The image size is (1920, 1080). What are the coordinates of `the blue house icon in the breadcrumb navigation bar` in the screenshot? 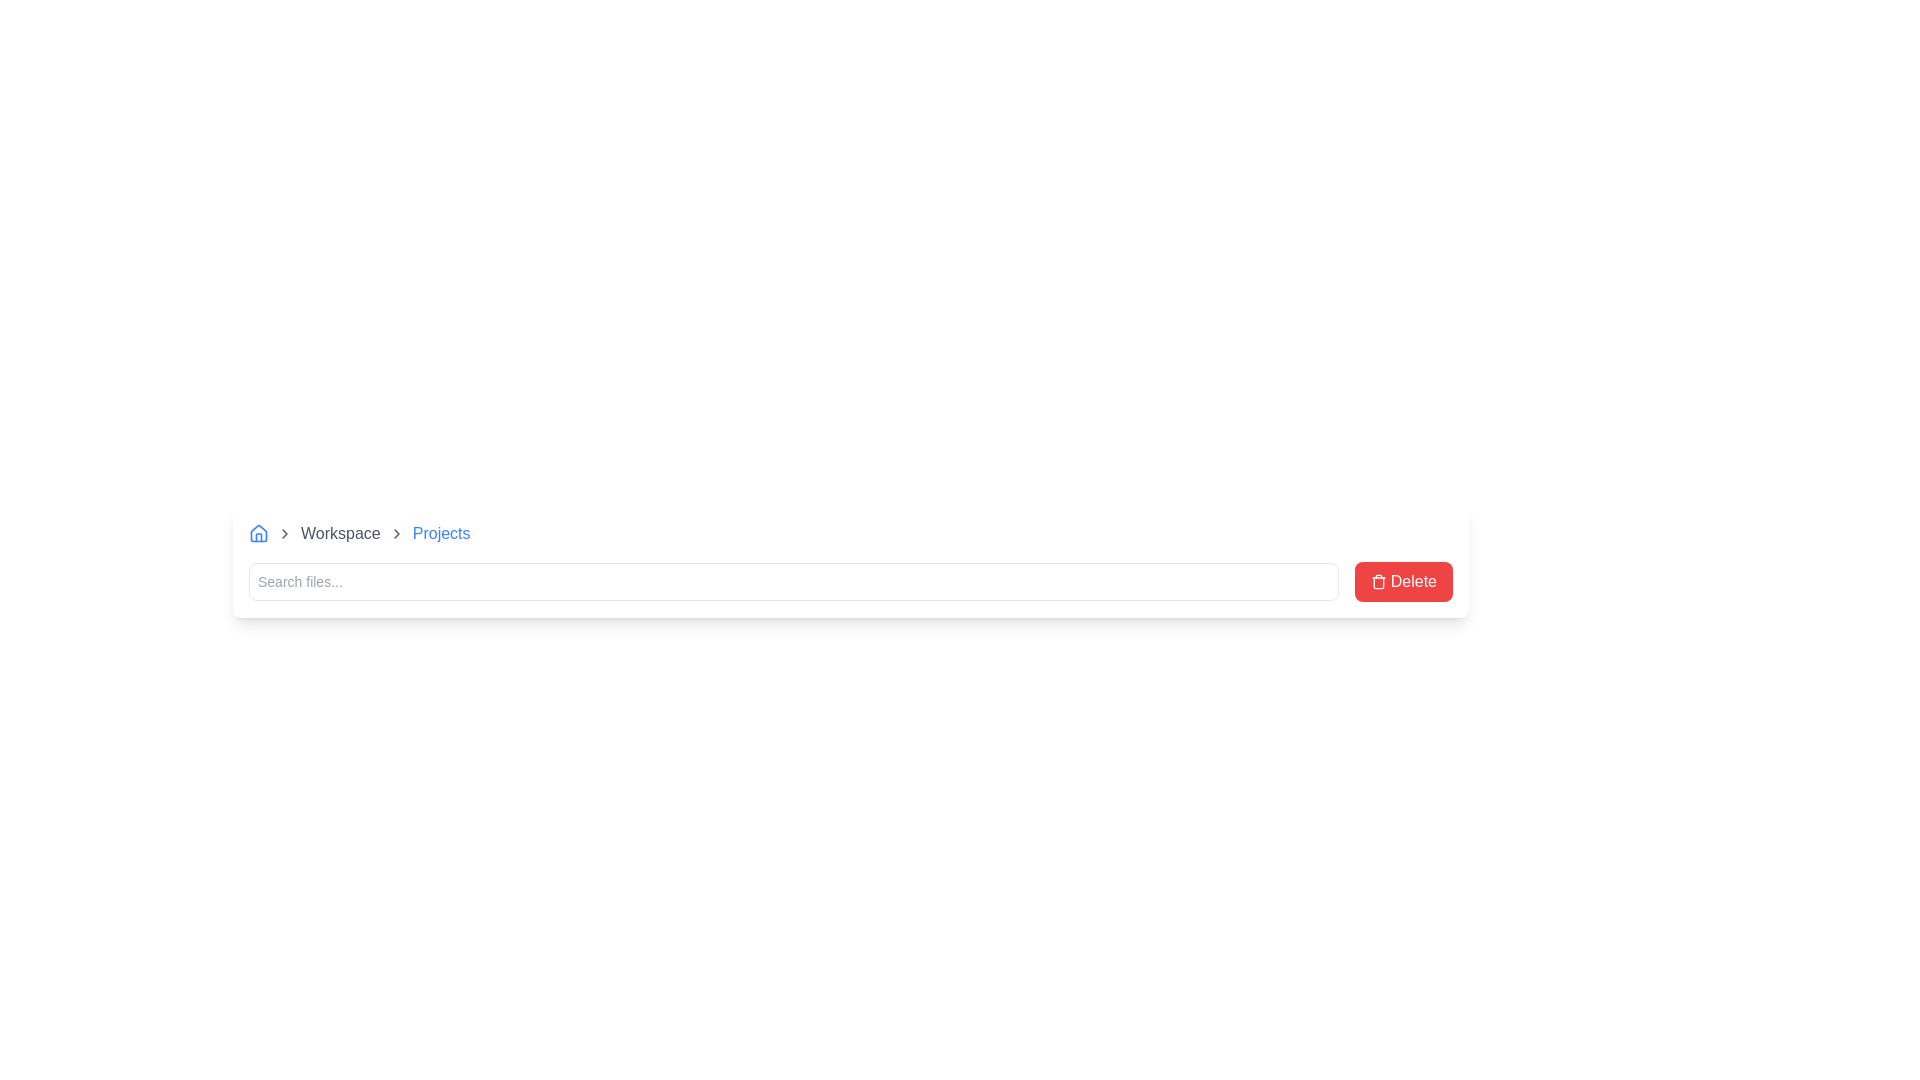 It's located at (258, 532).